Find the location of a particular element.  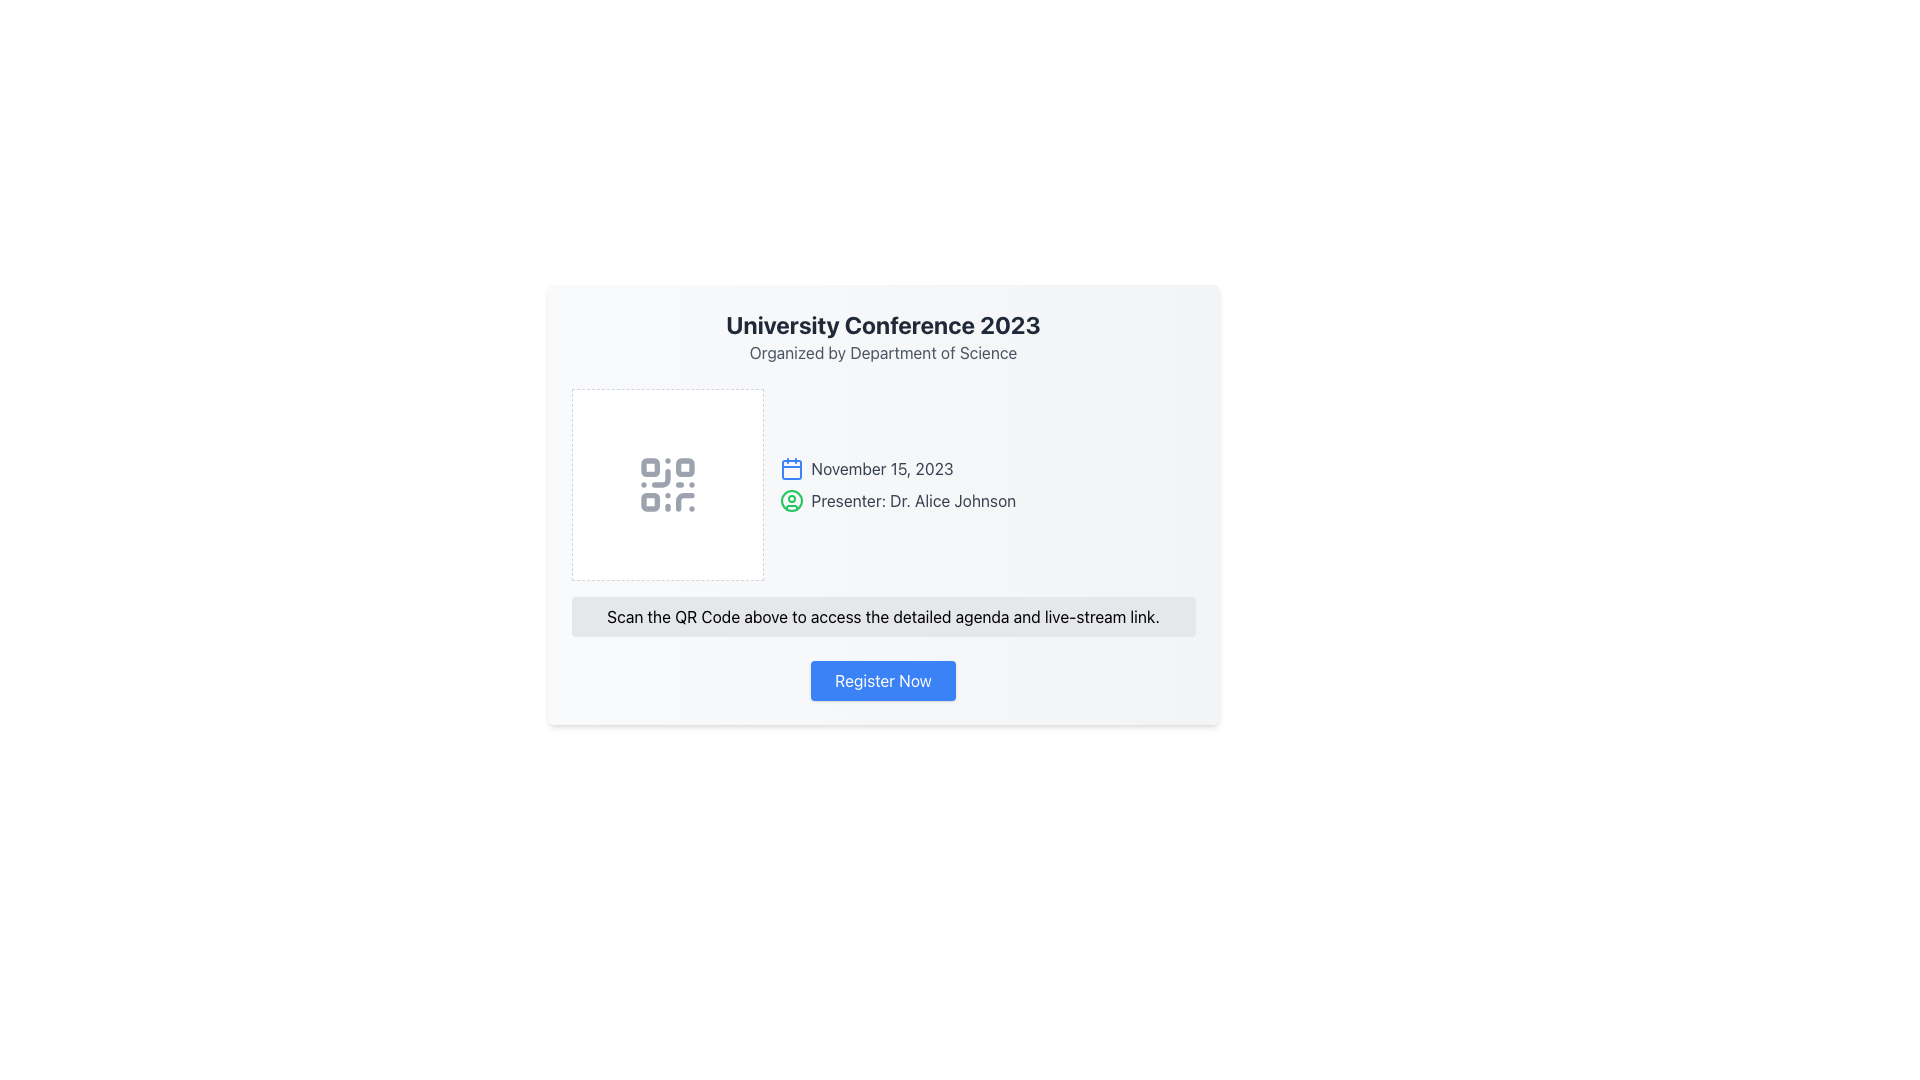

the calendar icon segment, which is a rounded rectangle located next to the text 'November 15, 2023' and above the presenter information is located at coordinates (790, 470).